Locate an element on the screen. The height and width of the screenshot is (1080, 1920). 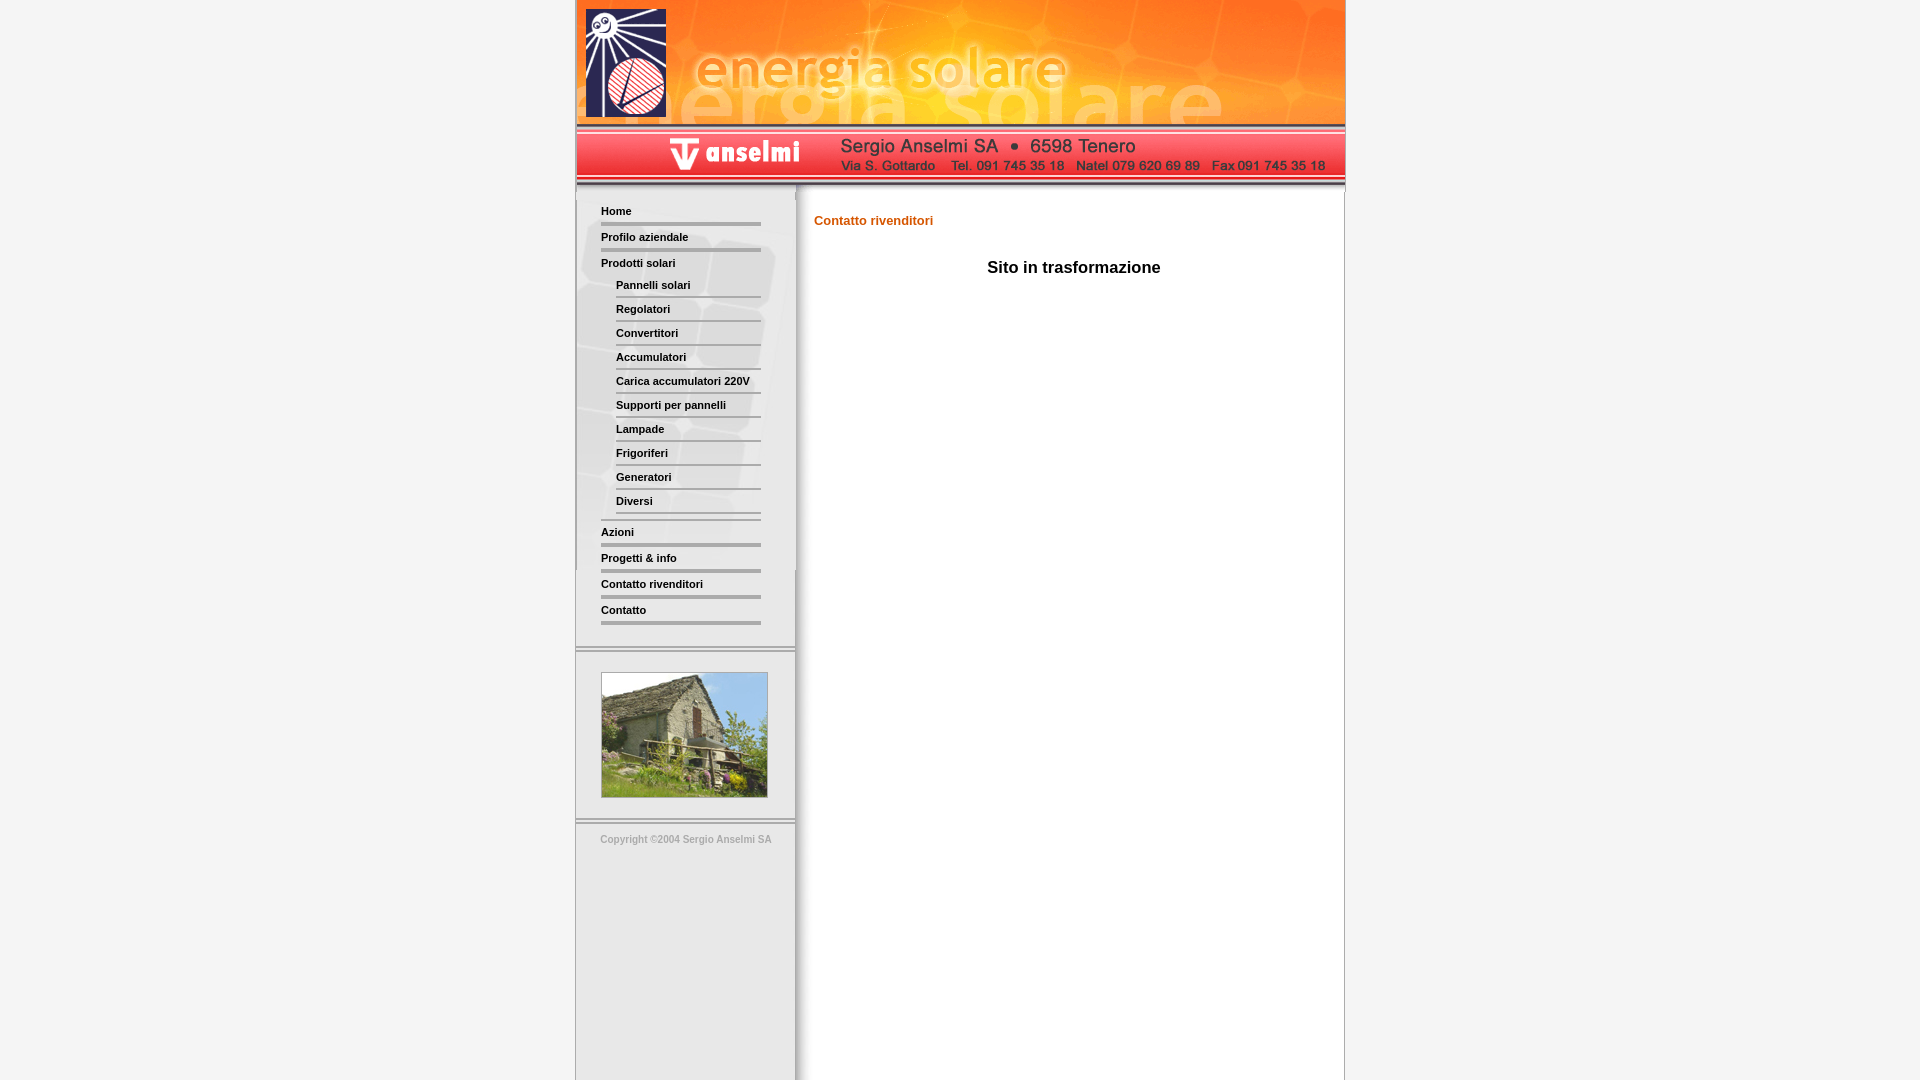
'Azioni' is located at coordinates (681, 531).